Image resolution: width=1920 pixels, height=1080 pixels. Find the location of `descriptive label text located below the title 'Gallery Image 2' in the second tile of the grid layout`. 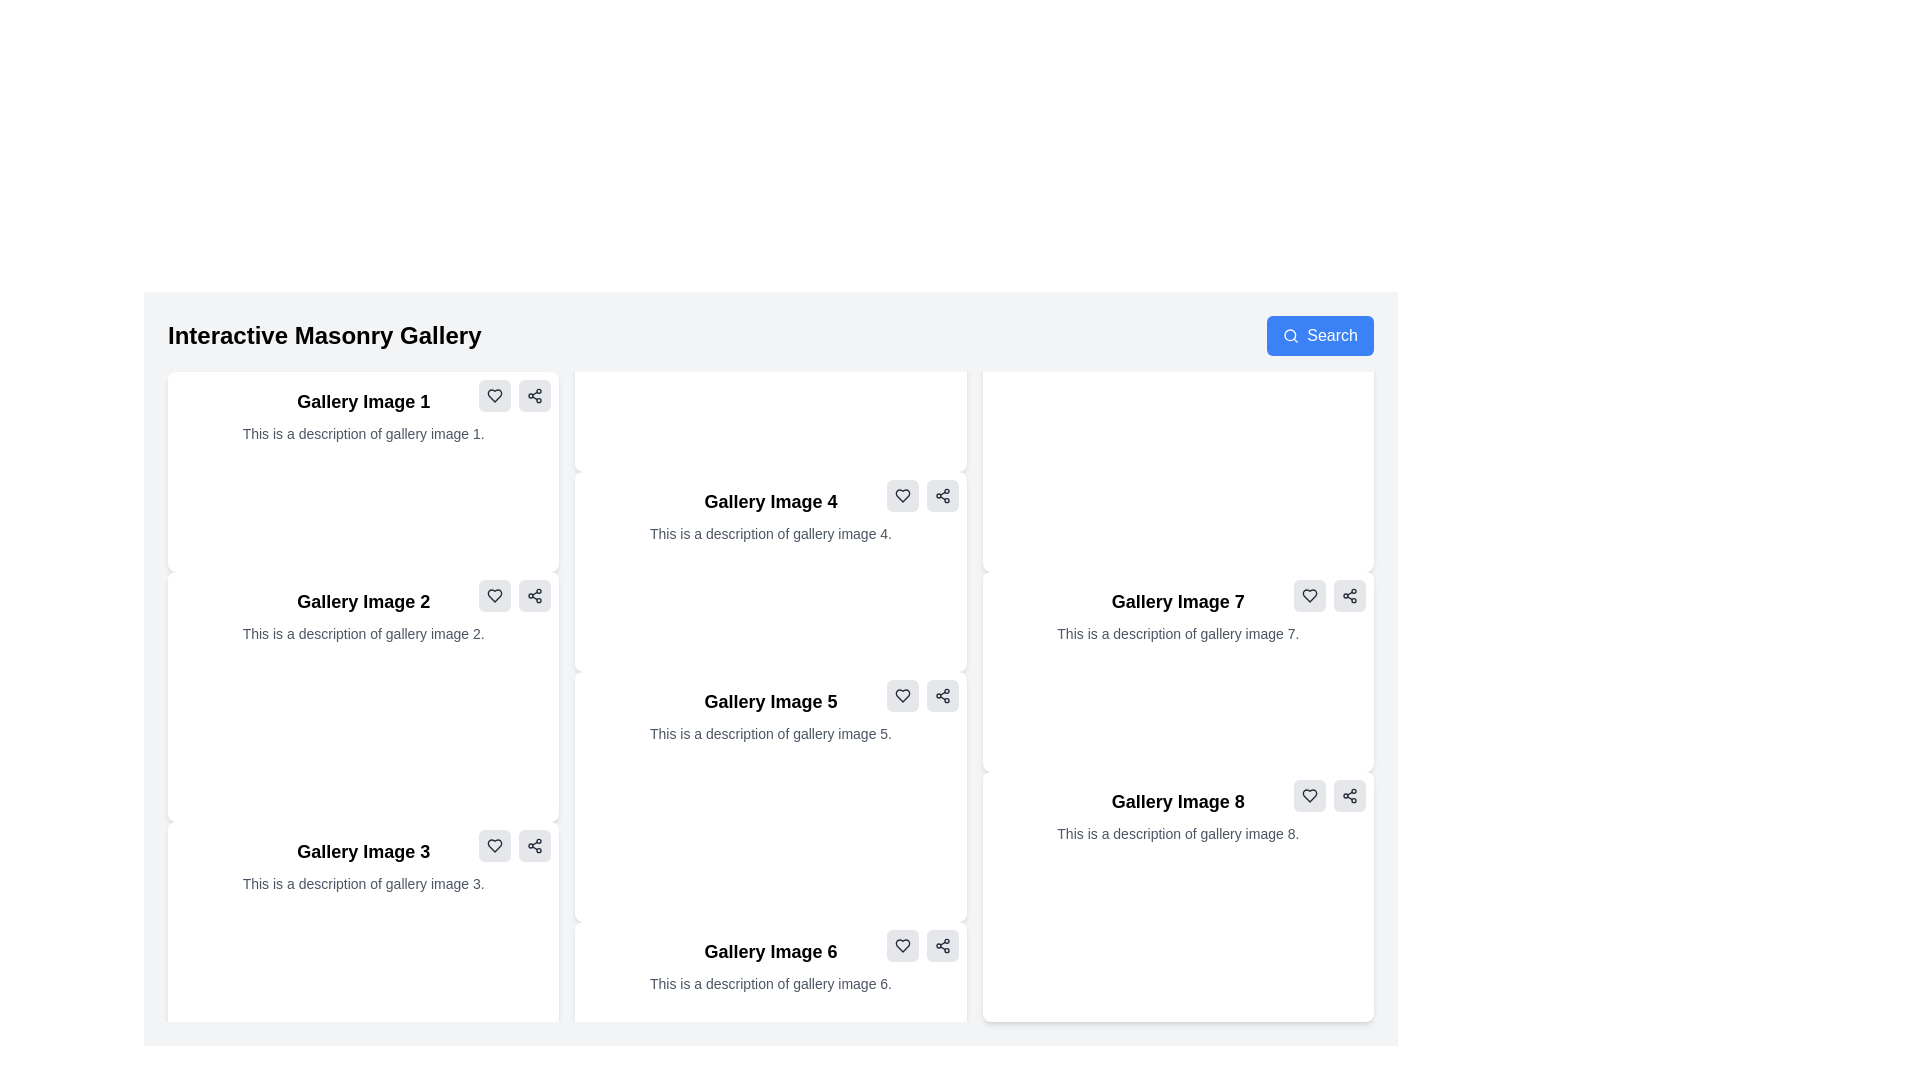

descriptive label text located below the title 'Gallery Image 2' in the second tile of the grid layout is located at coordinates (363, 633).